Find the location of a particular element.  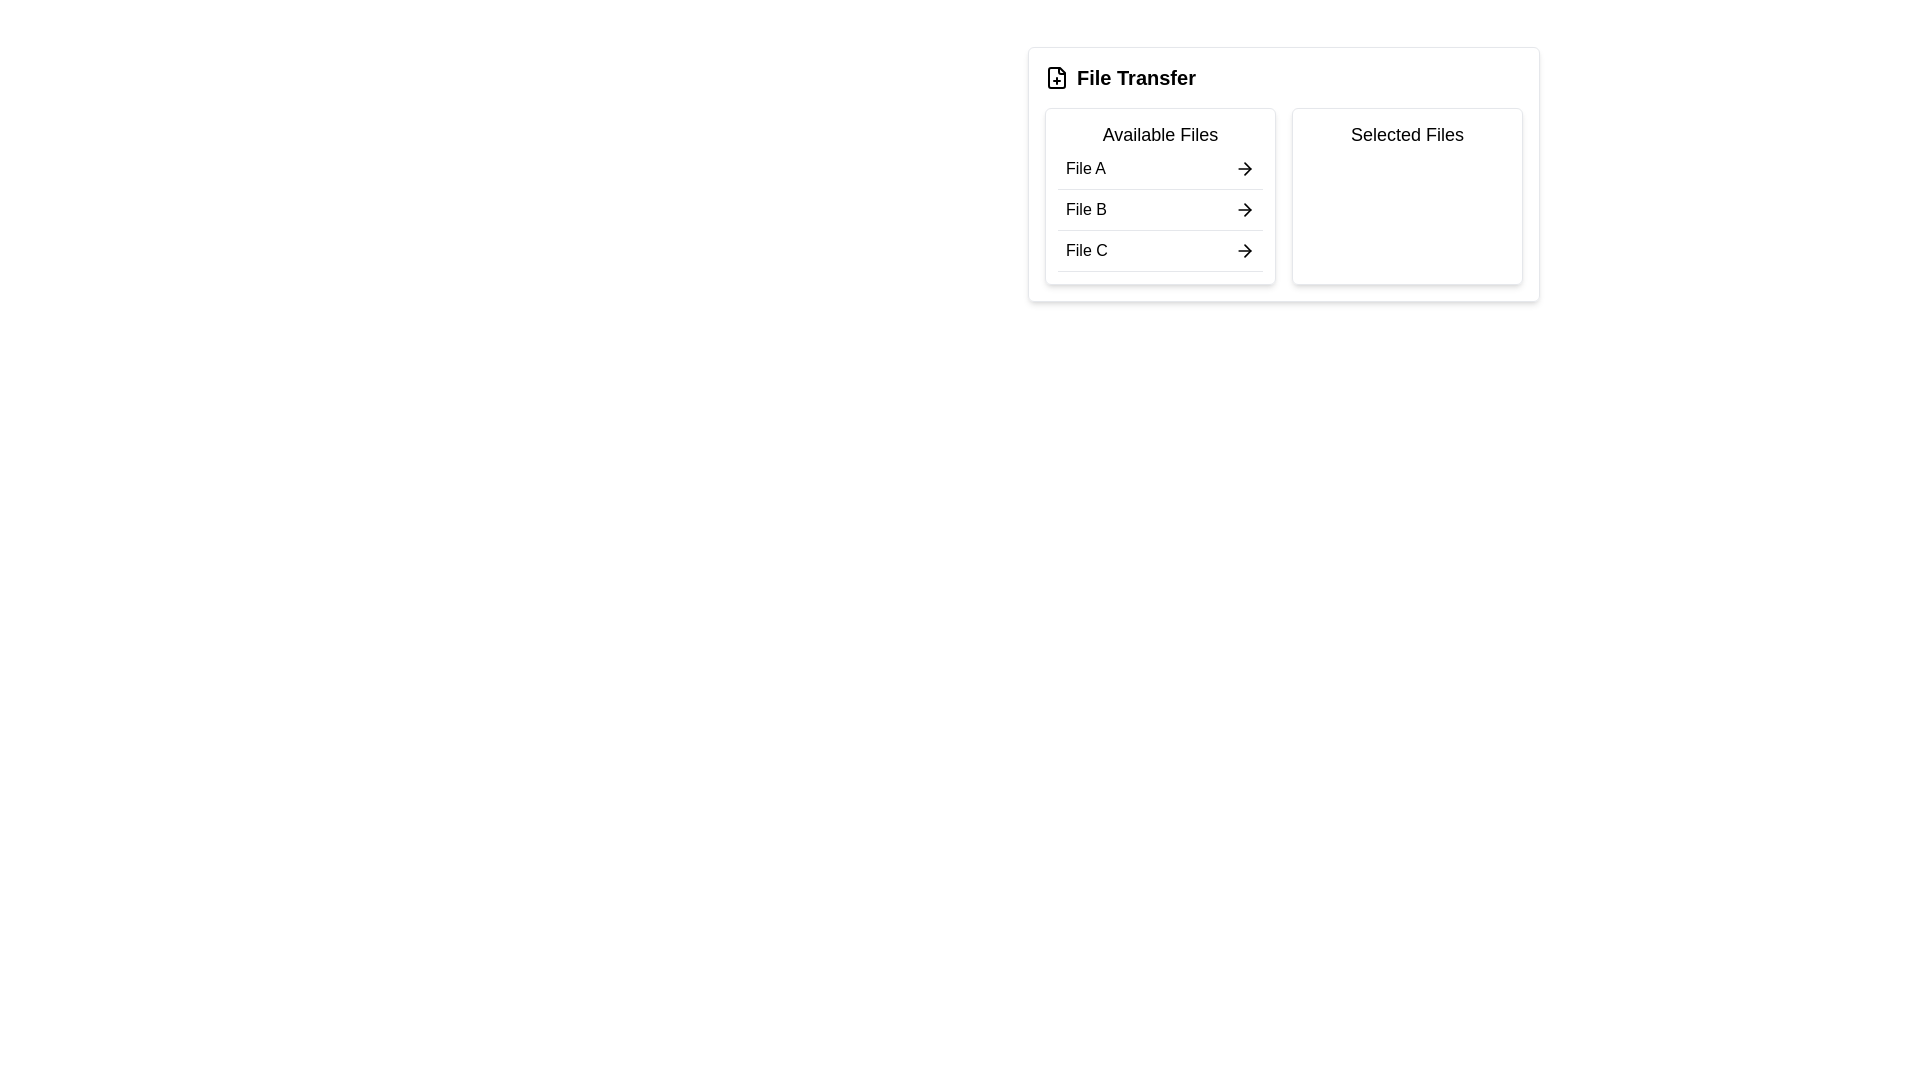

the right arrow SVG icon located on the right side of the 'File A' row in the 'Available Files' panel of the 'File Transfer' interface for interaction is located at coordinates (1247, 168).